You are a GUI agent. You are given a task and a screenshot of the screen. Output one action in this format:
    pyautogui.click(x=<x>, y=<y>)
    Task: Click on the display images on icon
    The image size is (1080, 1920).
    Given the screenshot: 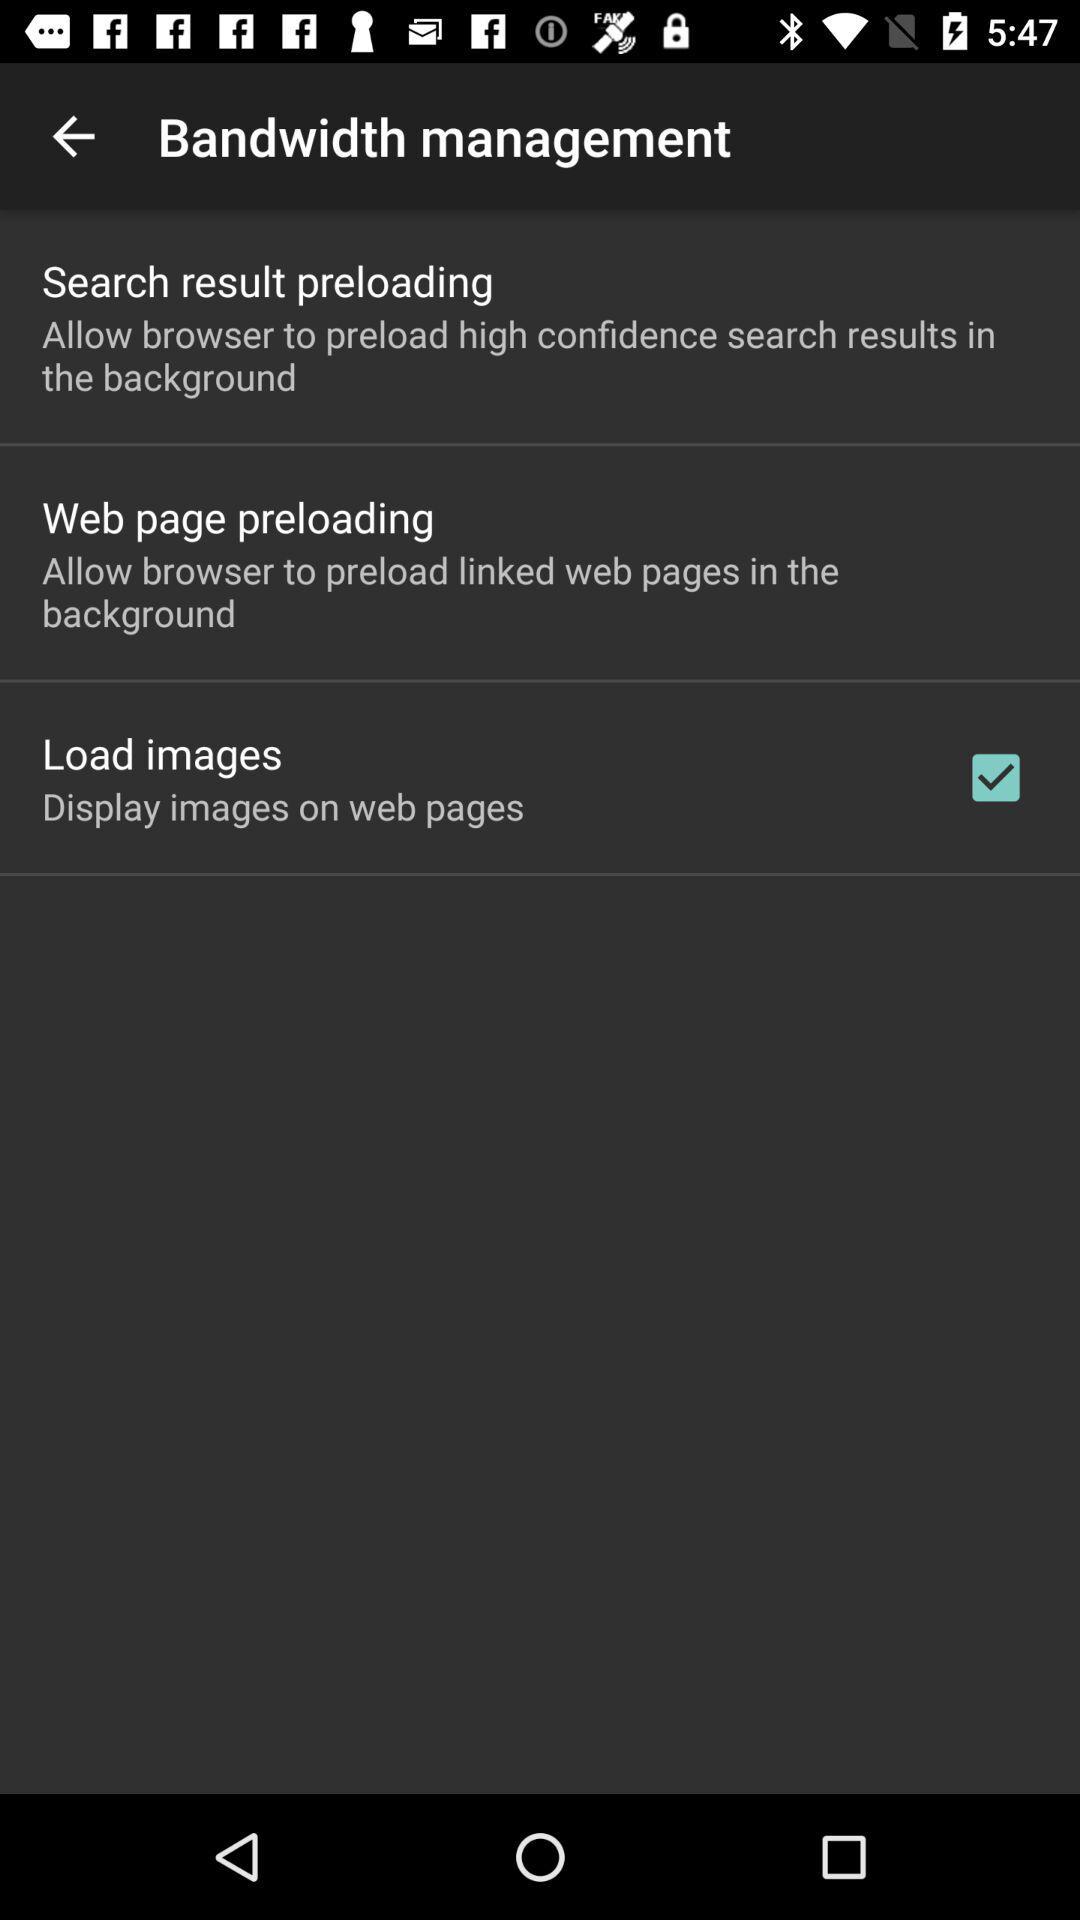 What is the action you would take?
    pyautogui.click(x=283, y=806)
    